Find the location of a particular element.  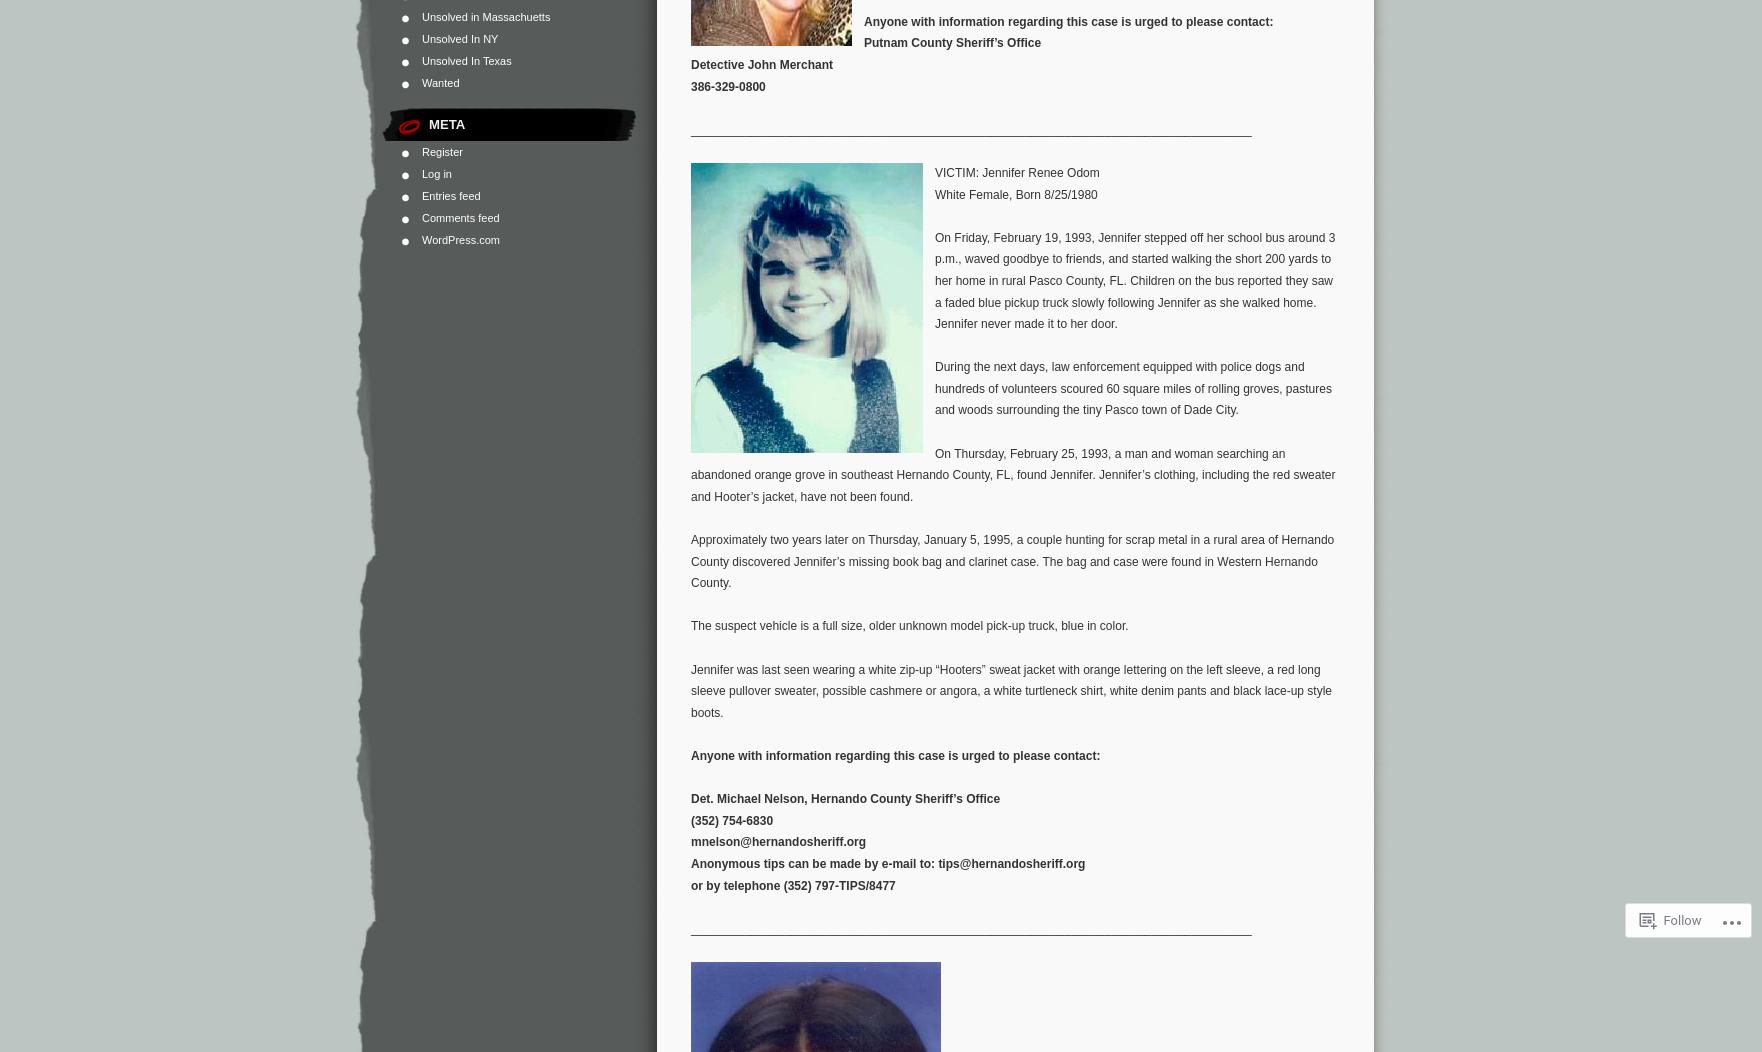

'WordPress.com' is located at coordinates (459, 238).